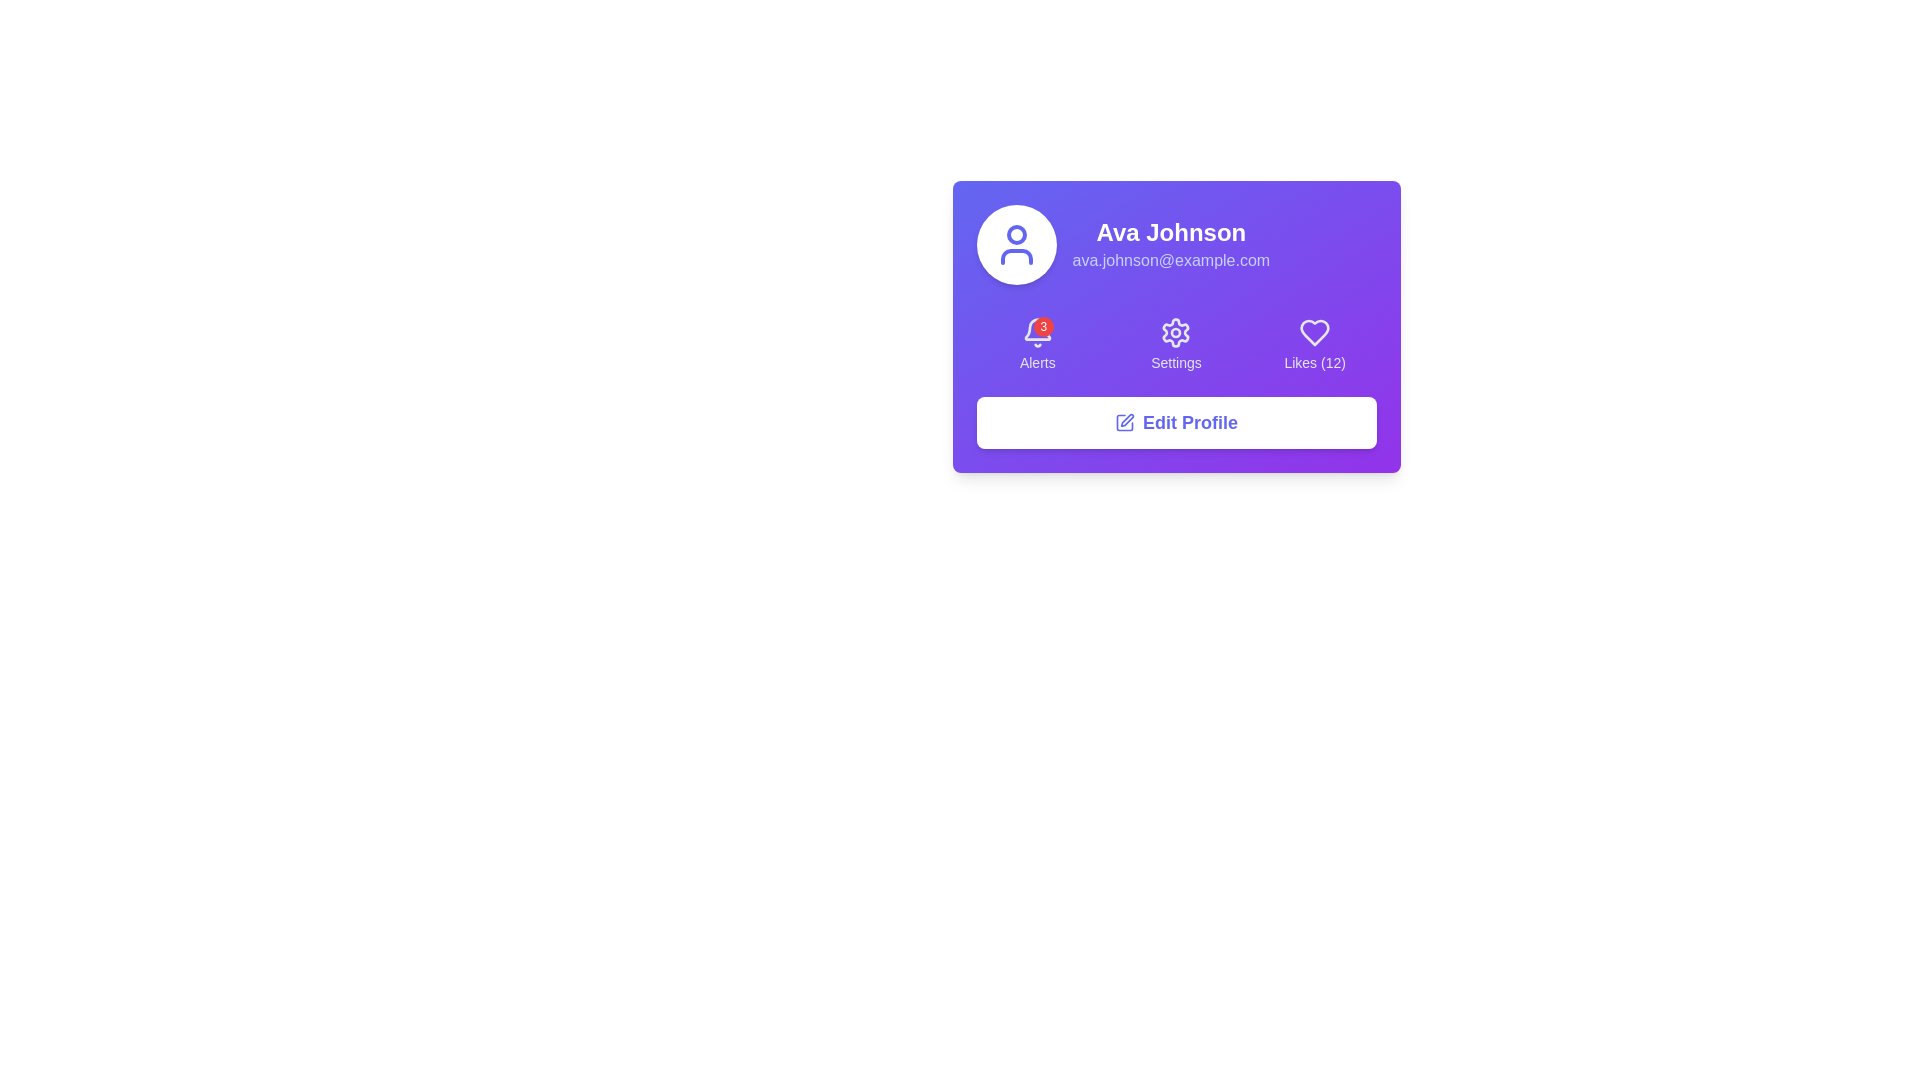 The width and height of the screenshot is (1920, 1080). Describe the element at coordinates (1127, 419) in the screenshot. I see `the Vector-based icon representing the editing action within the 'Edit Profile' button to modify the user's profile settings` at that location.